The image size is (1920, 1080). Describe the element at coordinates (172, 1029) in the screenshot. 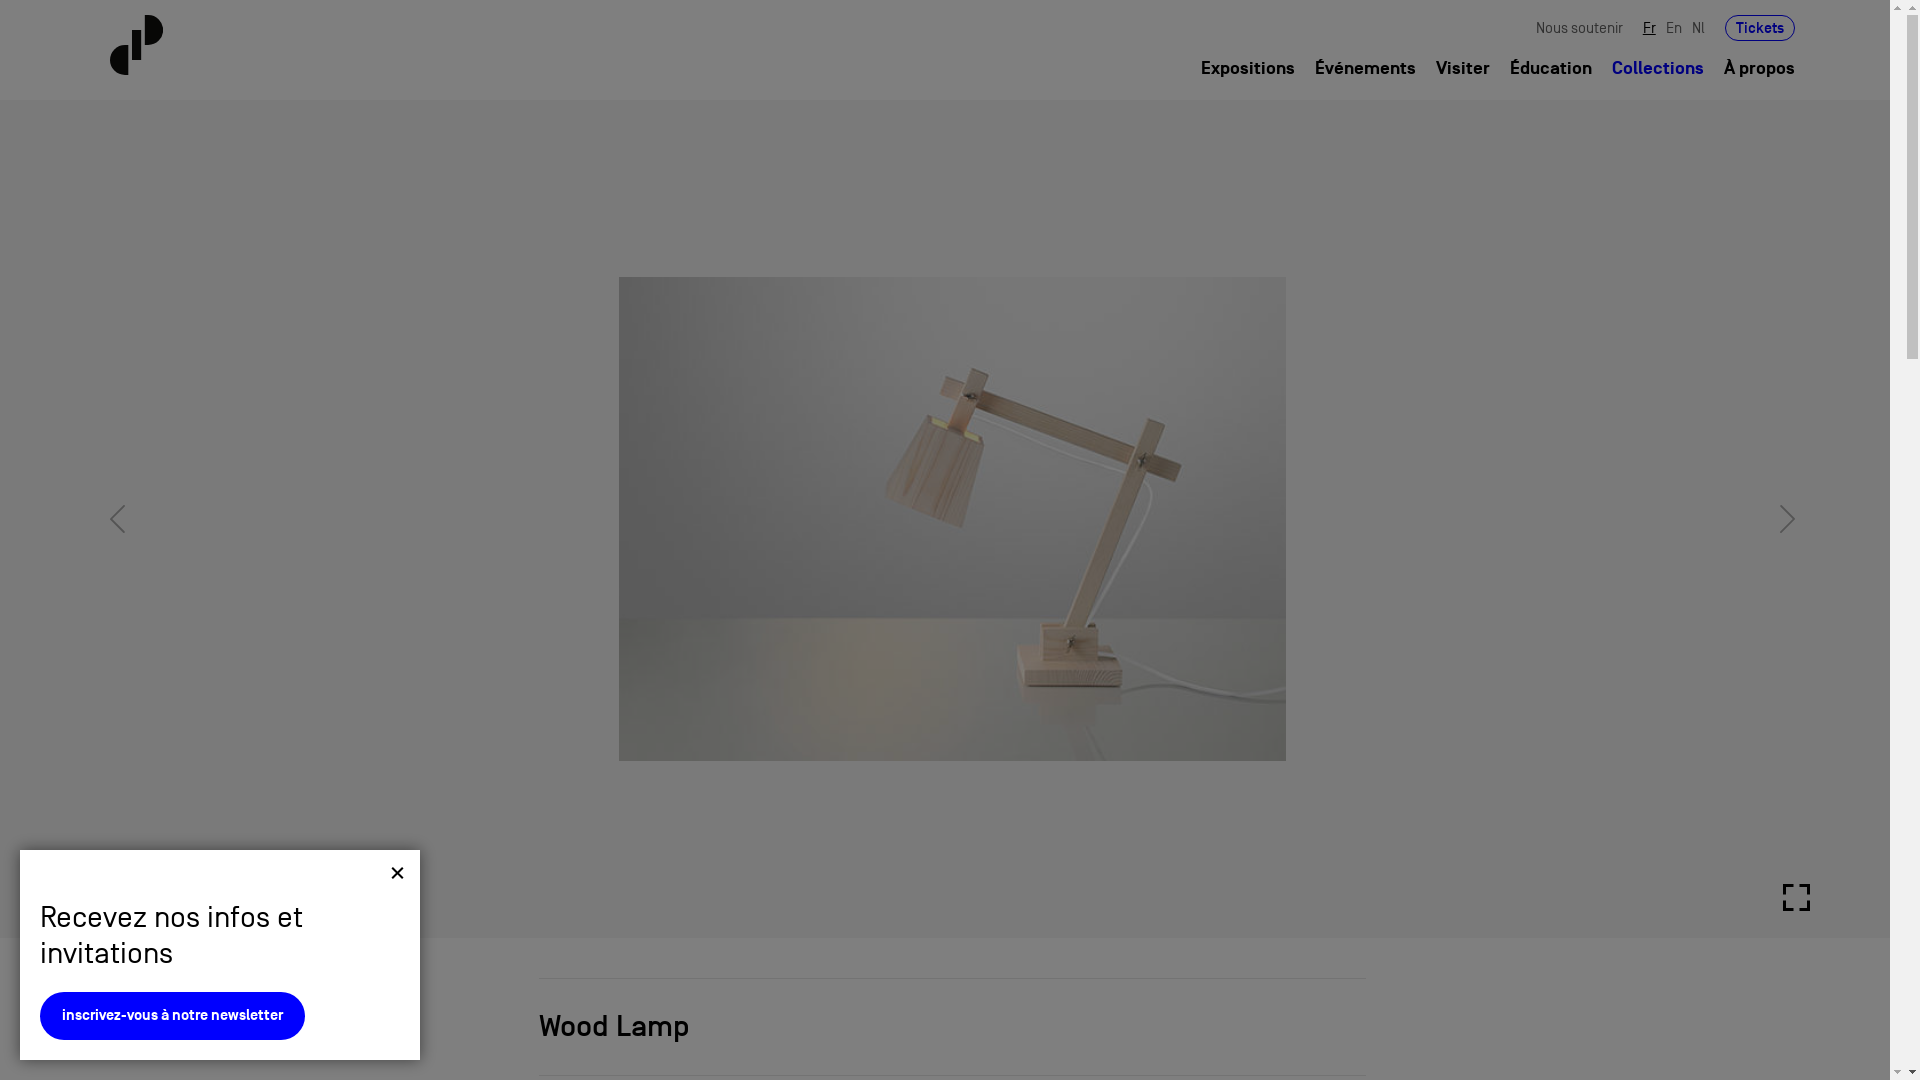

I see `'Collections'` at that location.